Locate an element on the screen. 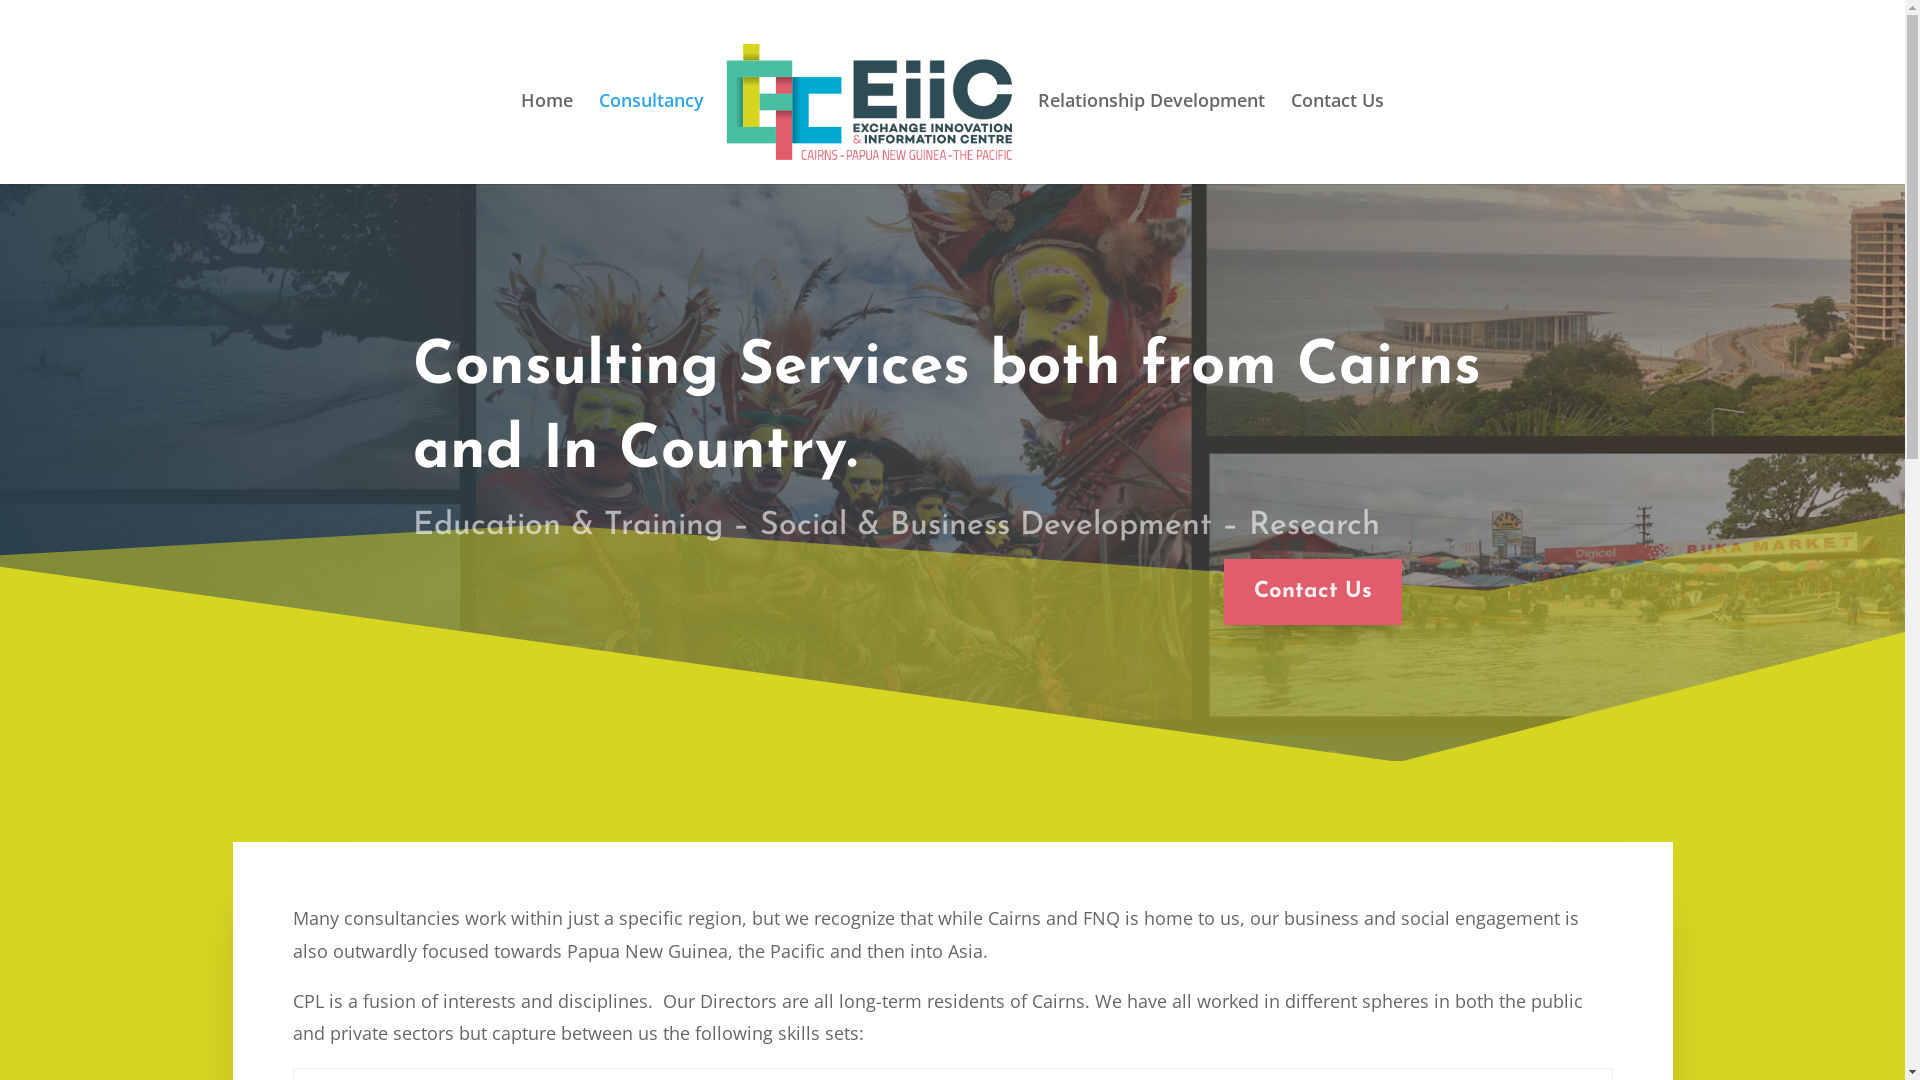  'Relationship Development' is located at coordinates (1151, 128).